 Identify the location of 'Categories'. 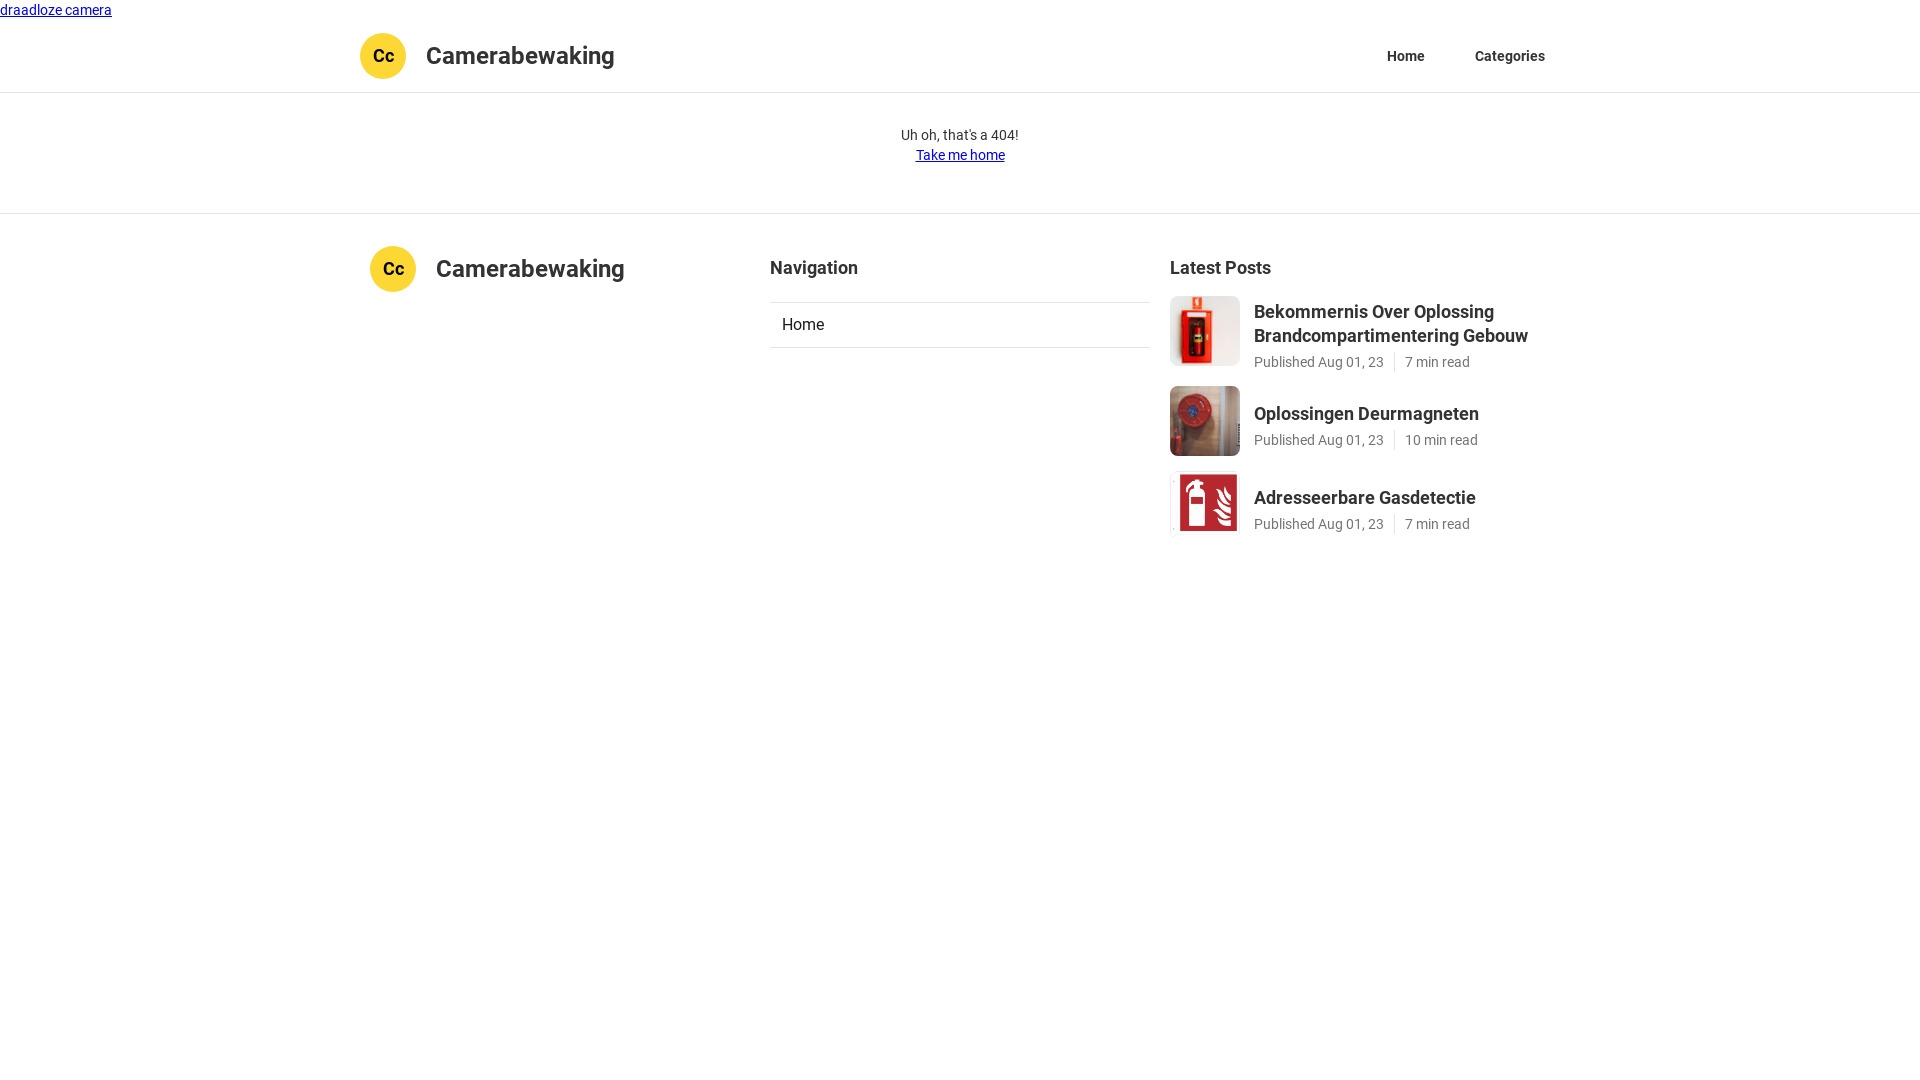
(1510, 55).